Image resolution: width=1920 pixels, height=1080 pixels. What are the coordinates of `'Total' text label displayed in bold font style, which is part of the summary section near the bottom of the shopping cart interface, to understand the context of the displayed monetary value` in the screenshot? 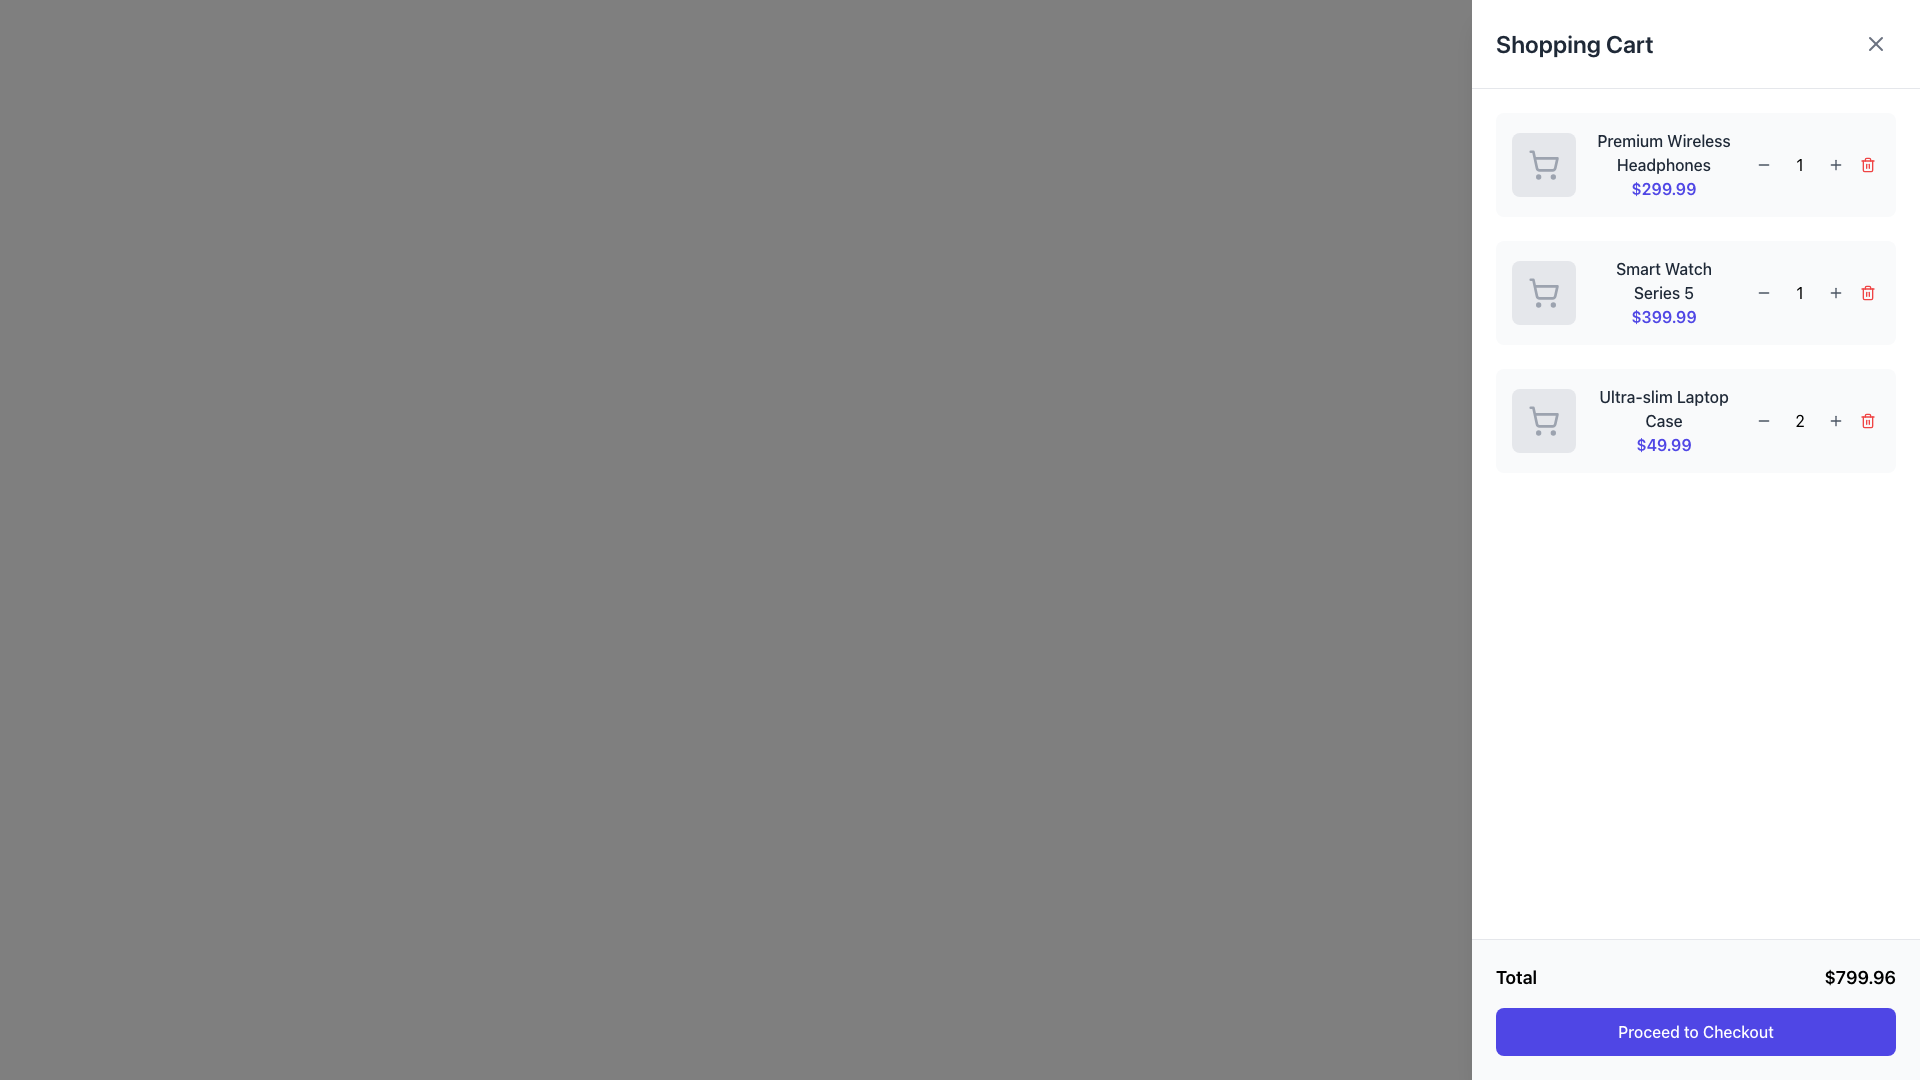 It's located at (1516, 977).